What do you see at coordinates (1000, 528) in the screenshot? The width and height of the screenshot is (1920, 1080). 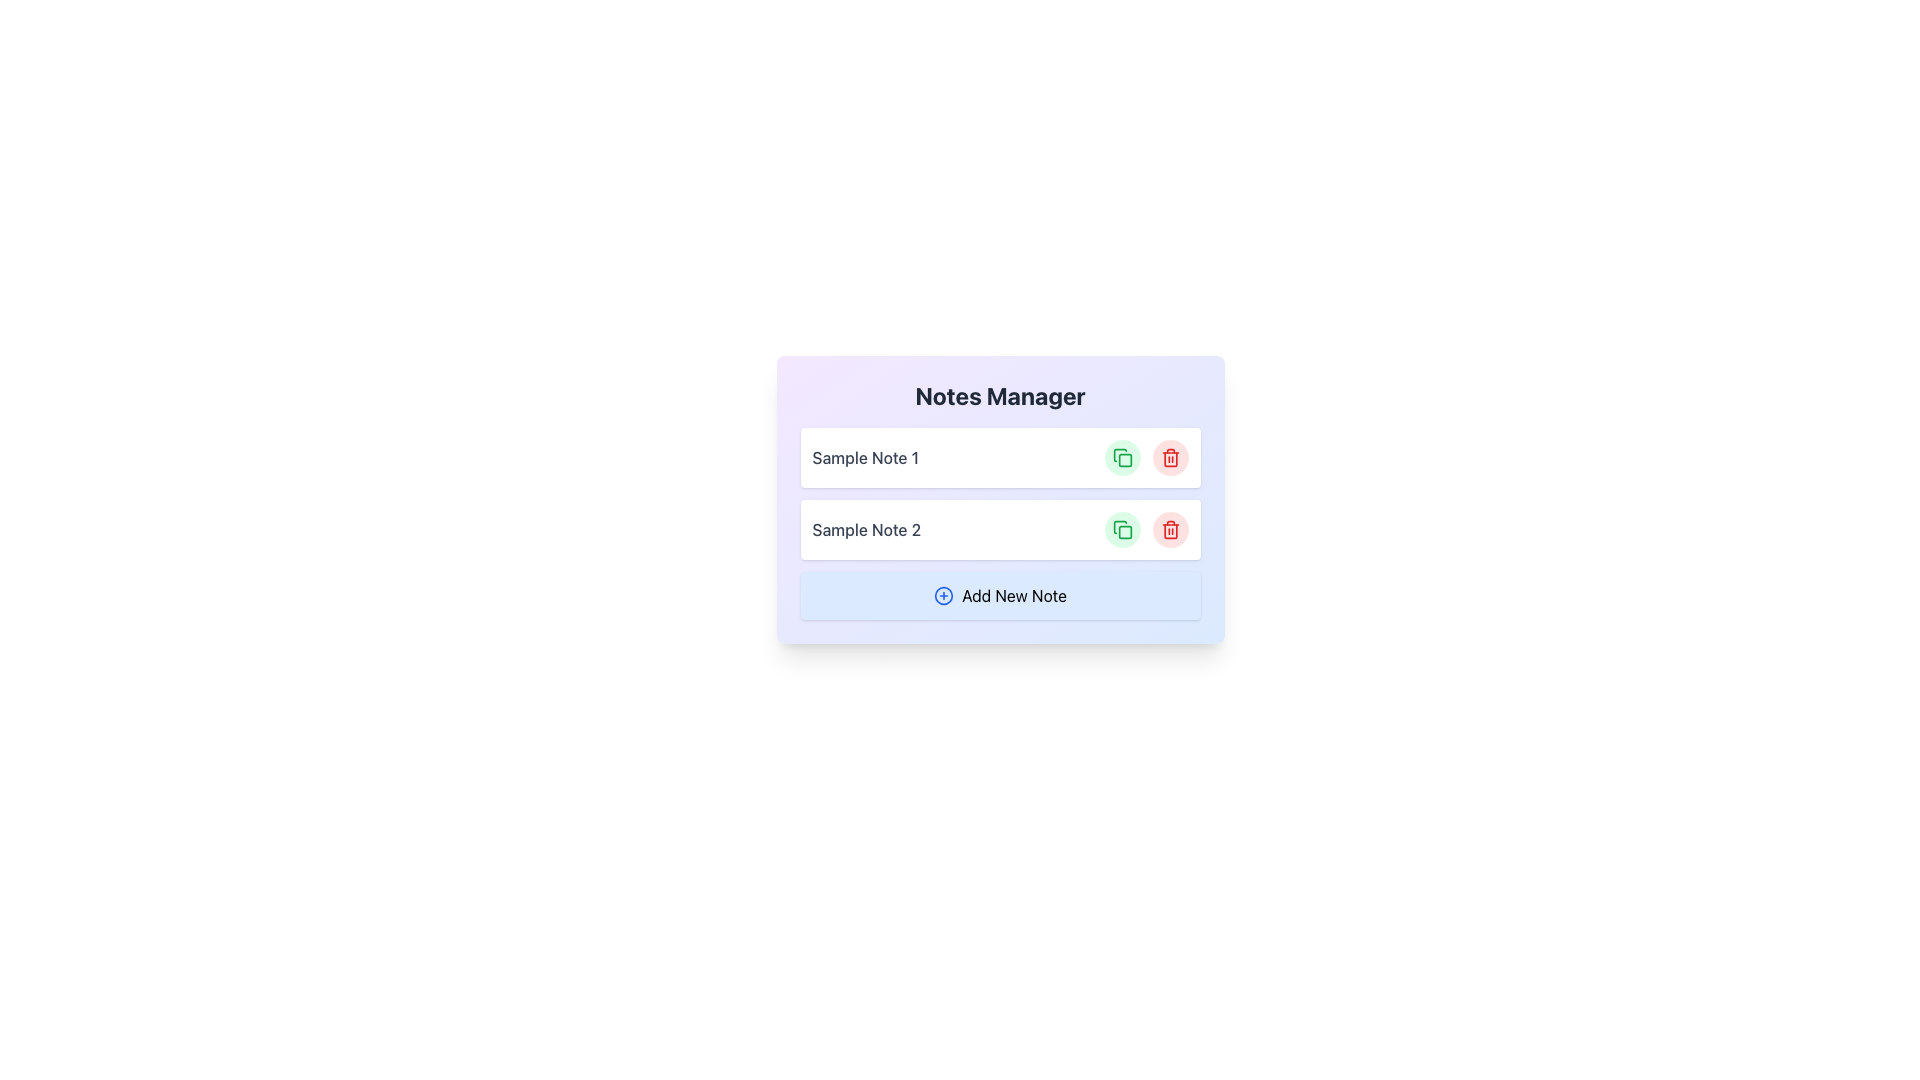 I see `the second note card in the note management interface` at bounding box center [1000, 528].